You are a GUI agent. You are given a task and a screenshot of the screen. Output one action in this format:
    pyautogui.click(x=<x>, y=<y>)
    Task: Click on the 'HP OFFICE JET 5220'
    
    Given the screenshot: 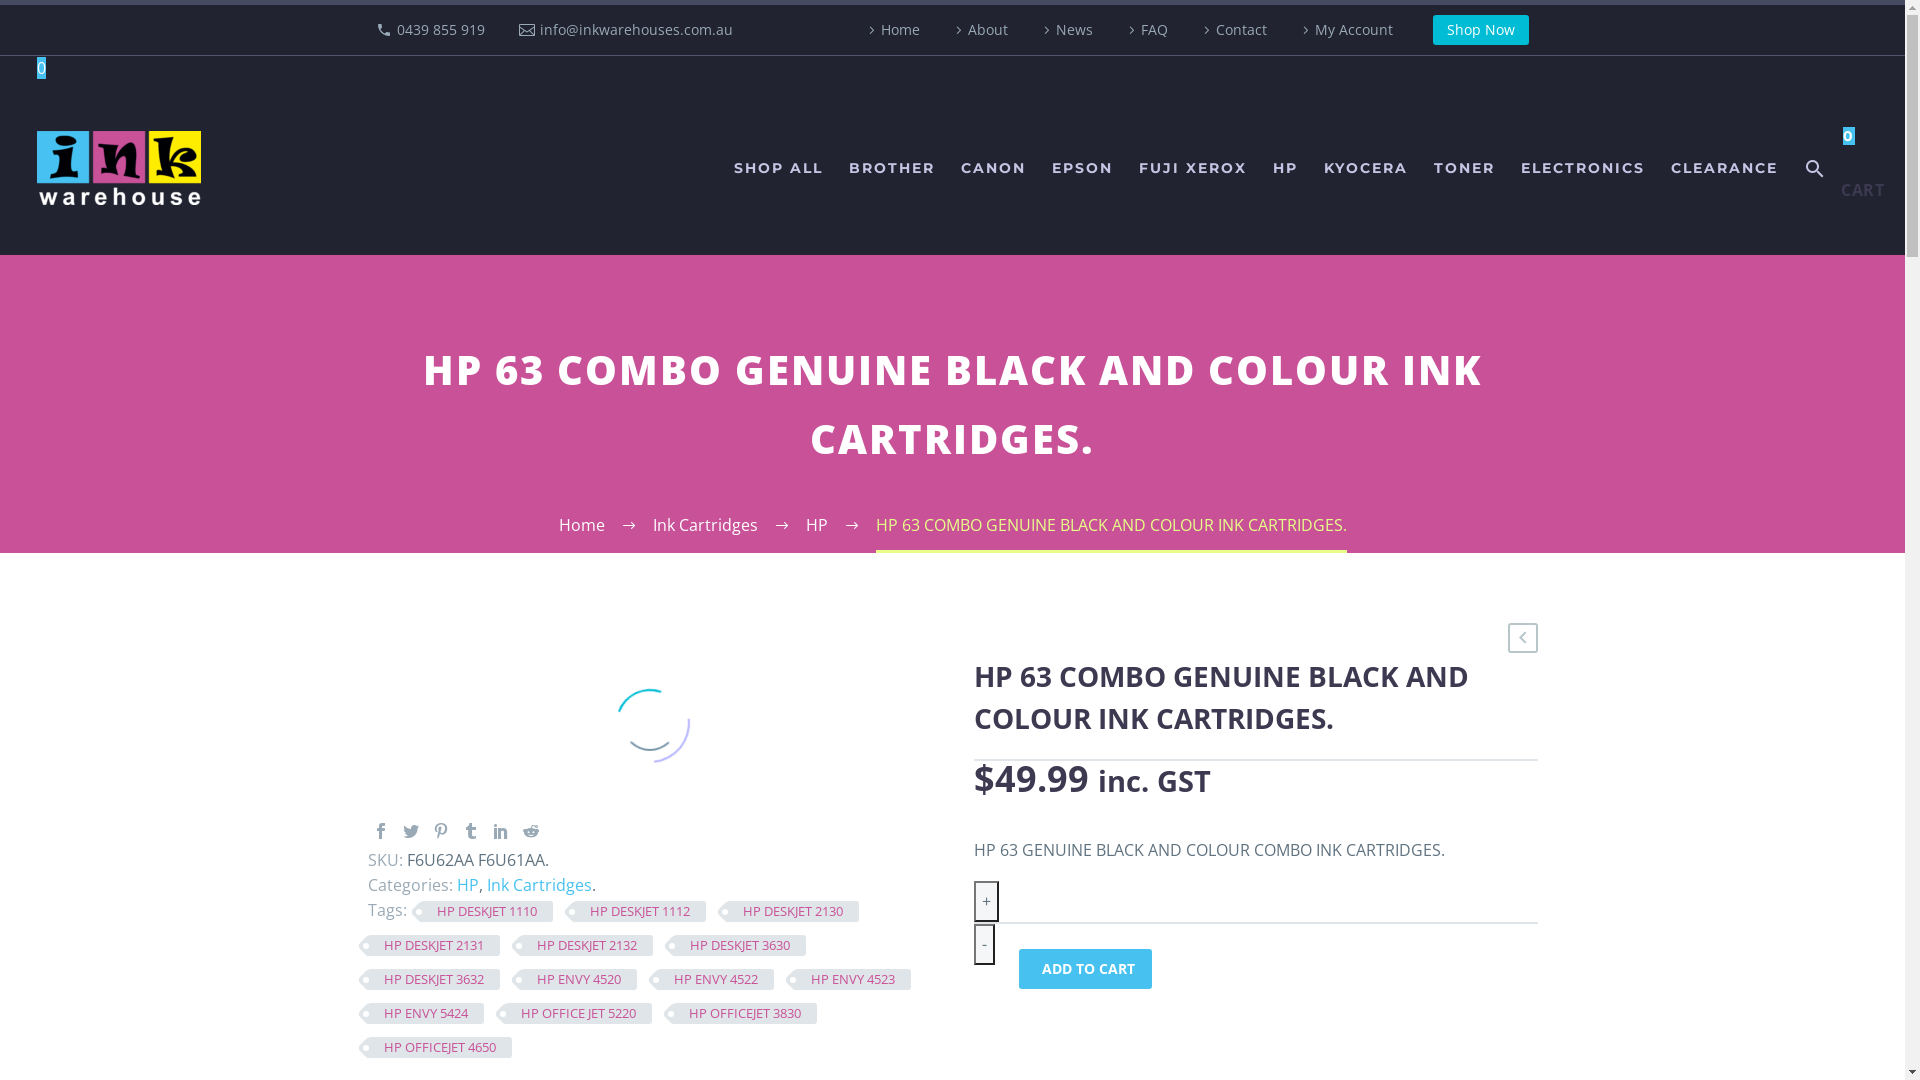 What is the action you would take?
    pyautogui.click(x=576, y=1013)
    